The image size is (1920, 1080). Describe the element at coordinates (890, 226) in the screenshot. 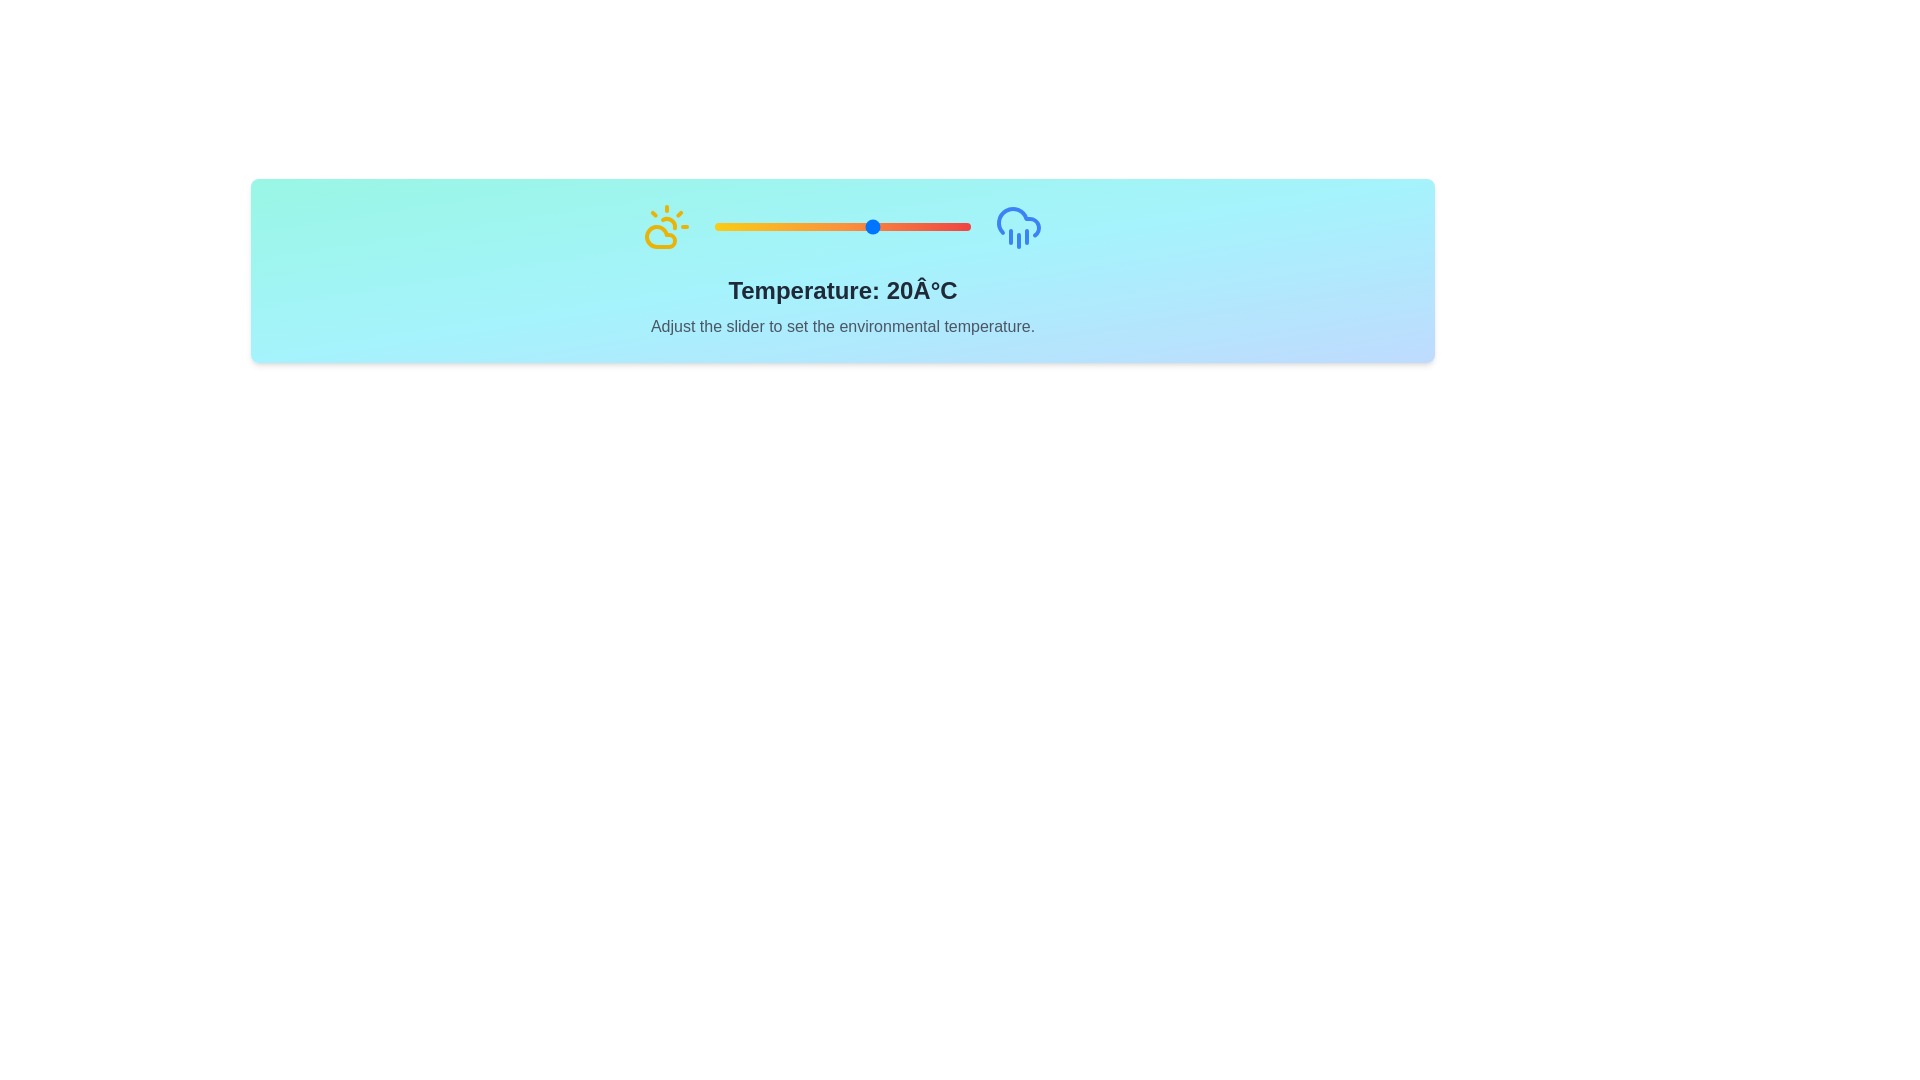

I see `the slider to set the temperature to 25 degrees Celsius` at that location.